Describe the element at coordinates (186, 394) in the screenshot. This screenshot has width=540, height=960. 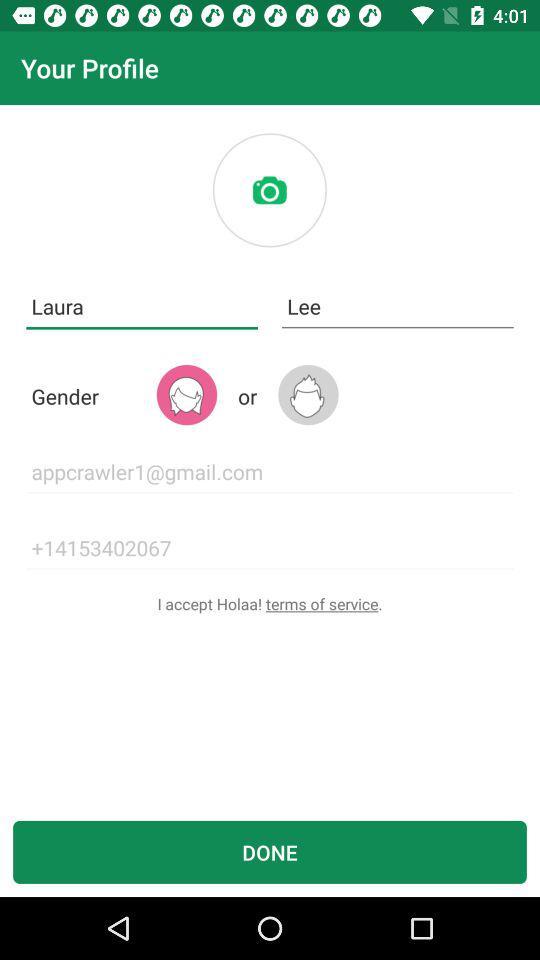
I see `the avatar icon` at that location.